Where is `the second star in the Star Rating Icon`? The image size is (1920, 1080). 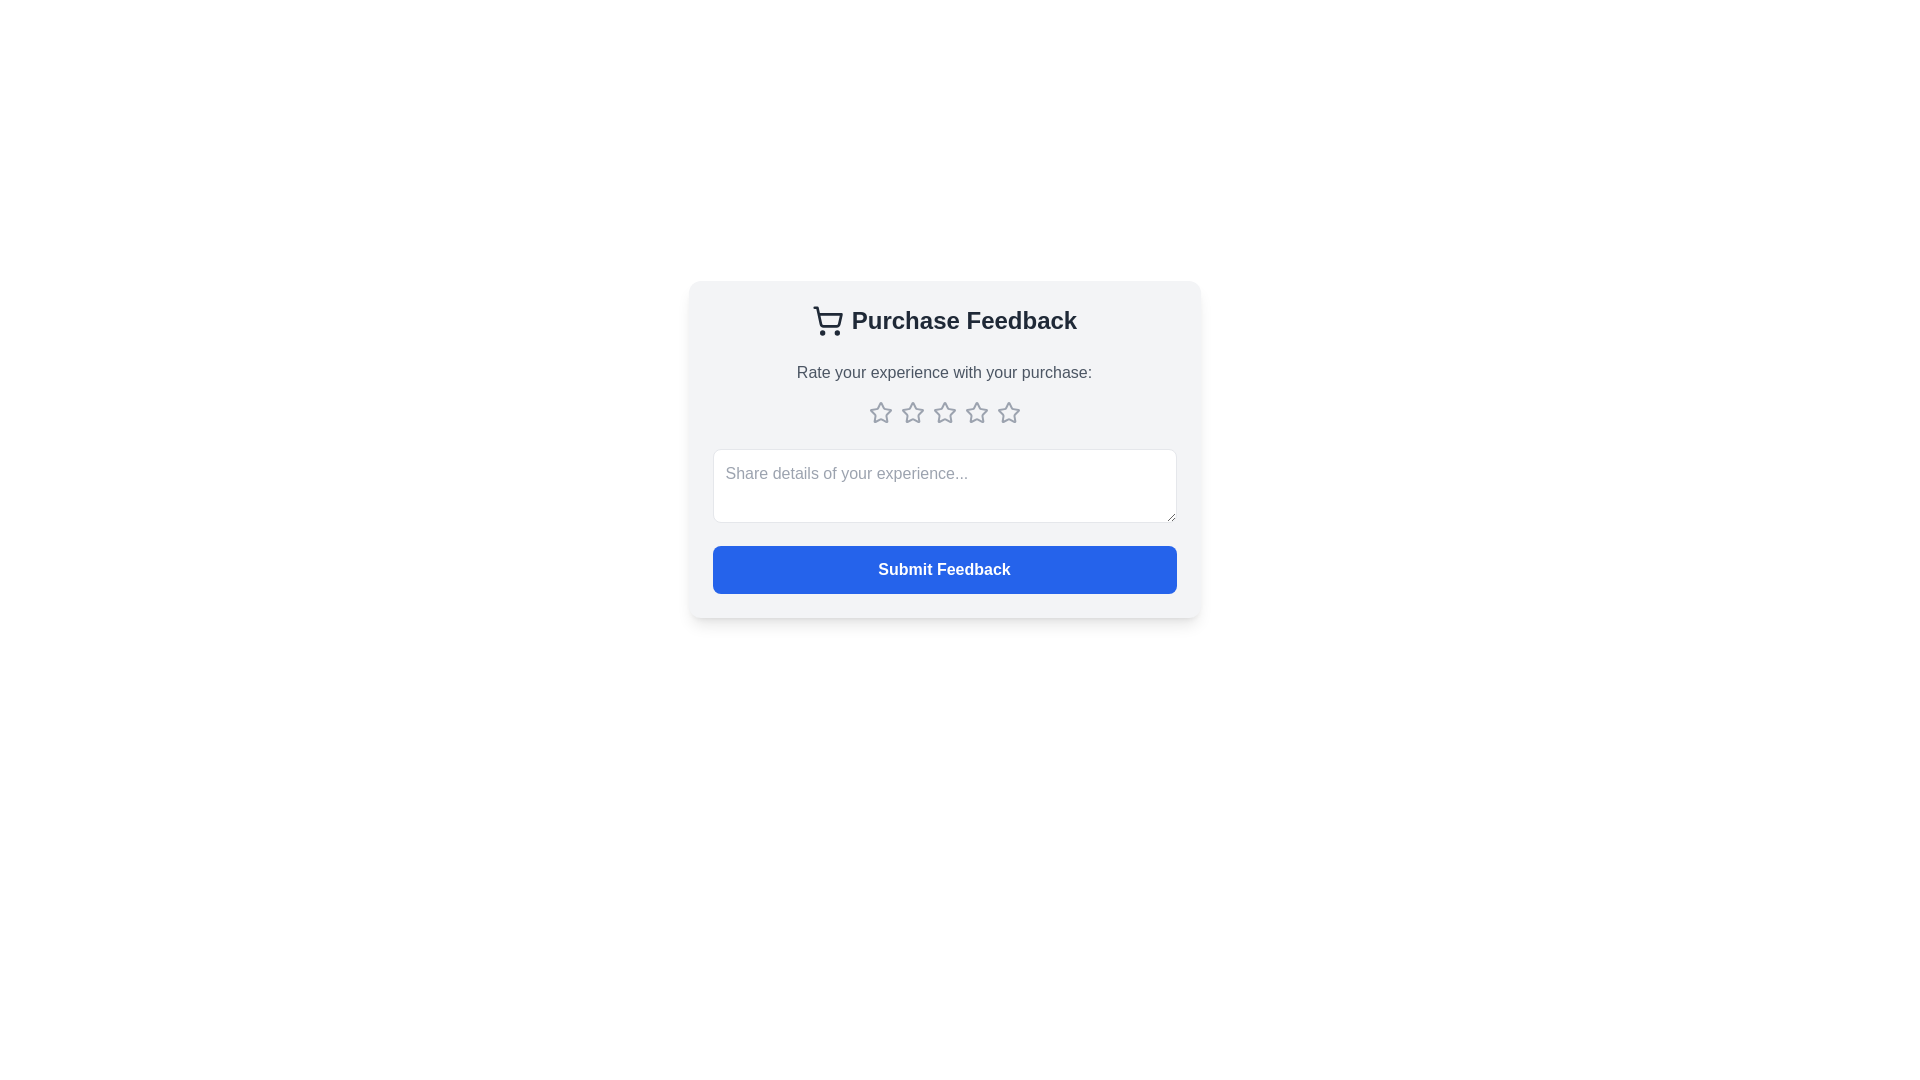 the second star in the Star Rating Icon is located at coordinates (880, 411).